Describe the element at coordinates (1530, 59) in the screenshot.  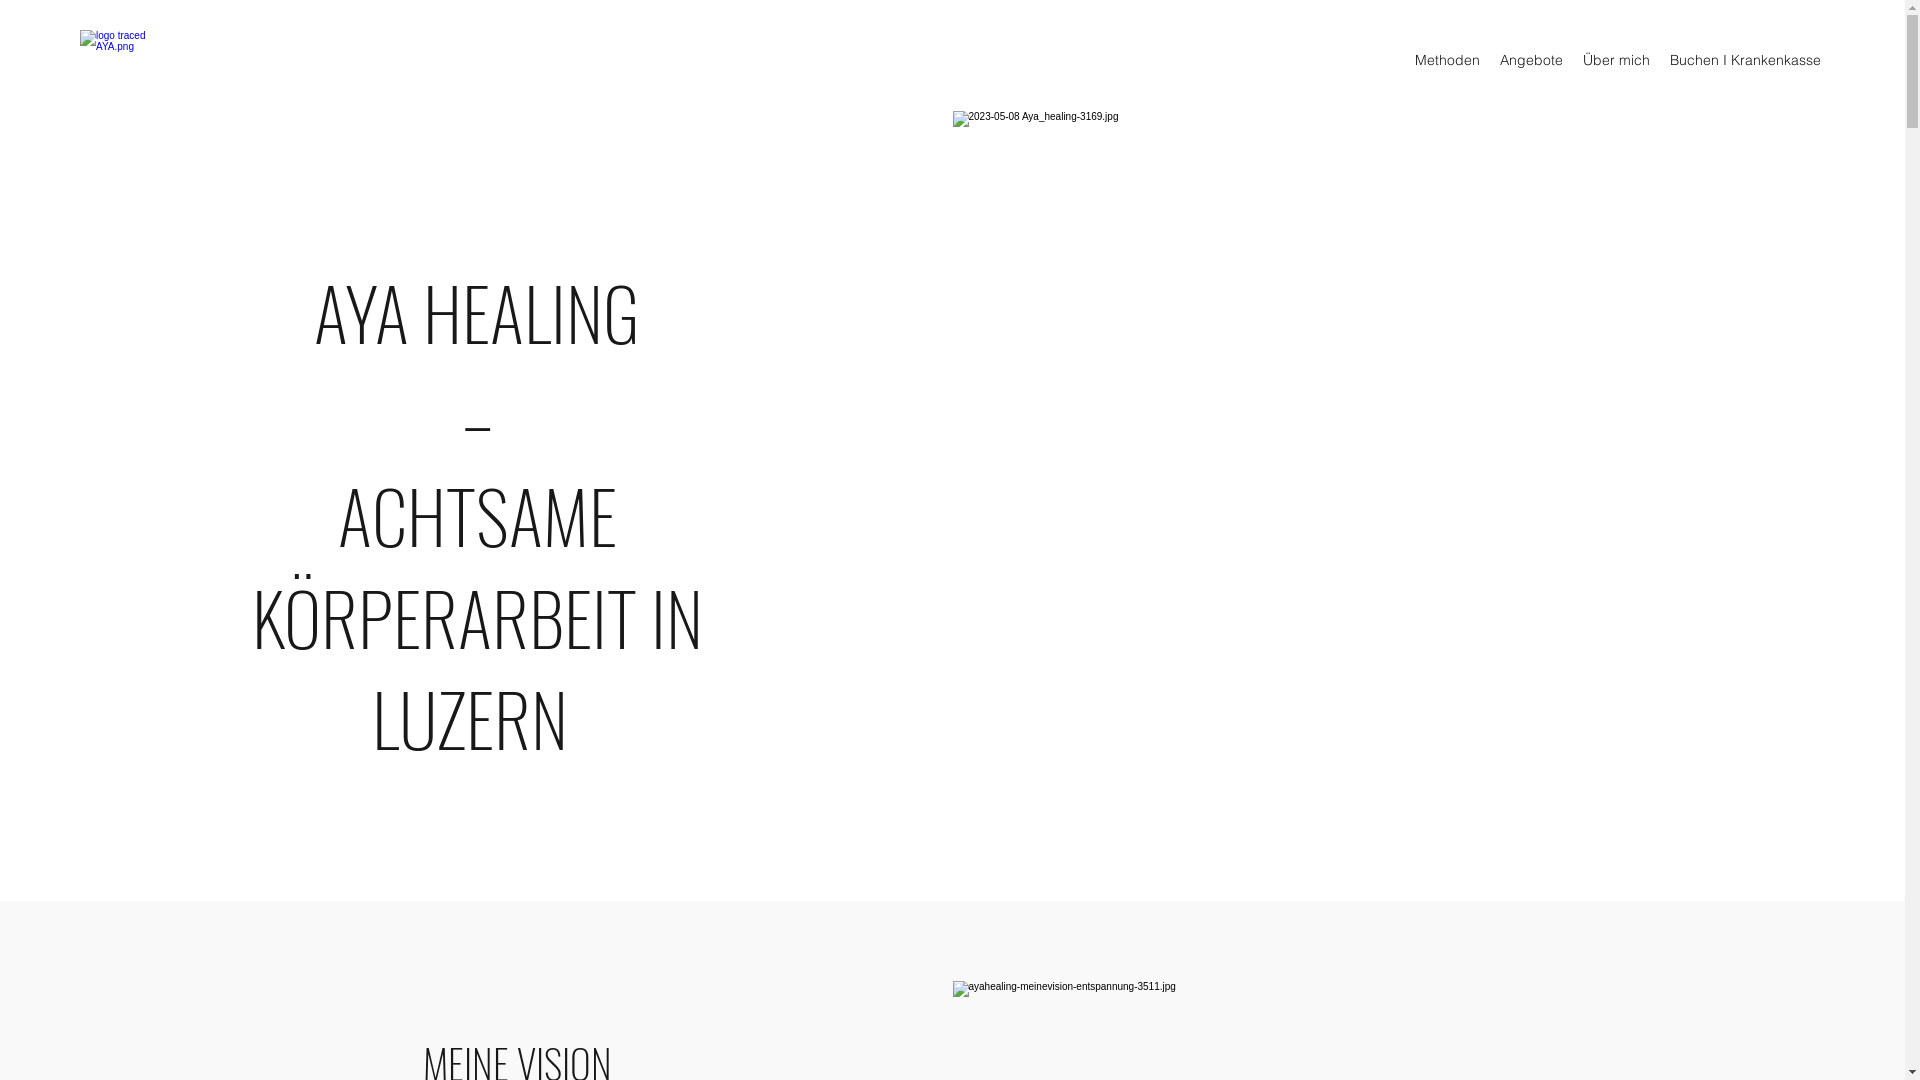
I see `'Angebote'` at that location.